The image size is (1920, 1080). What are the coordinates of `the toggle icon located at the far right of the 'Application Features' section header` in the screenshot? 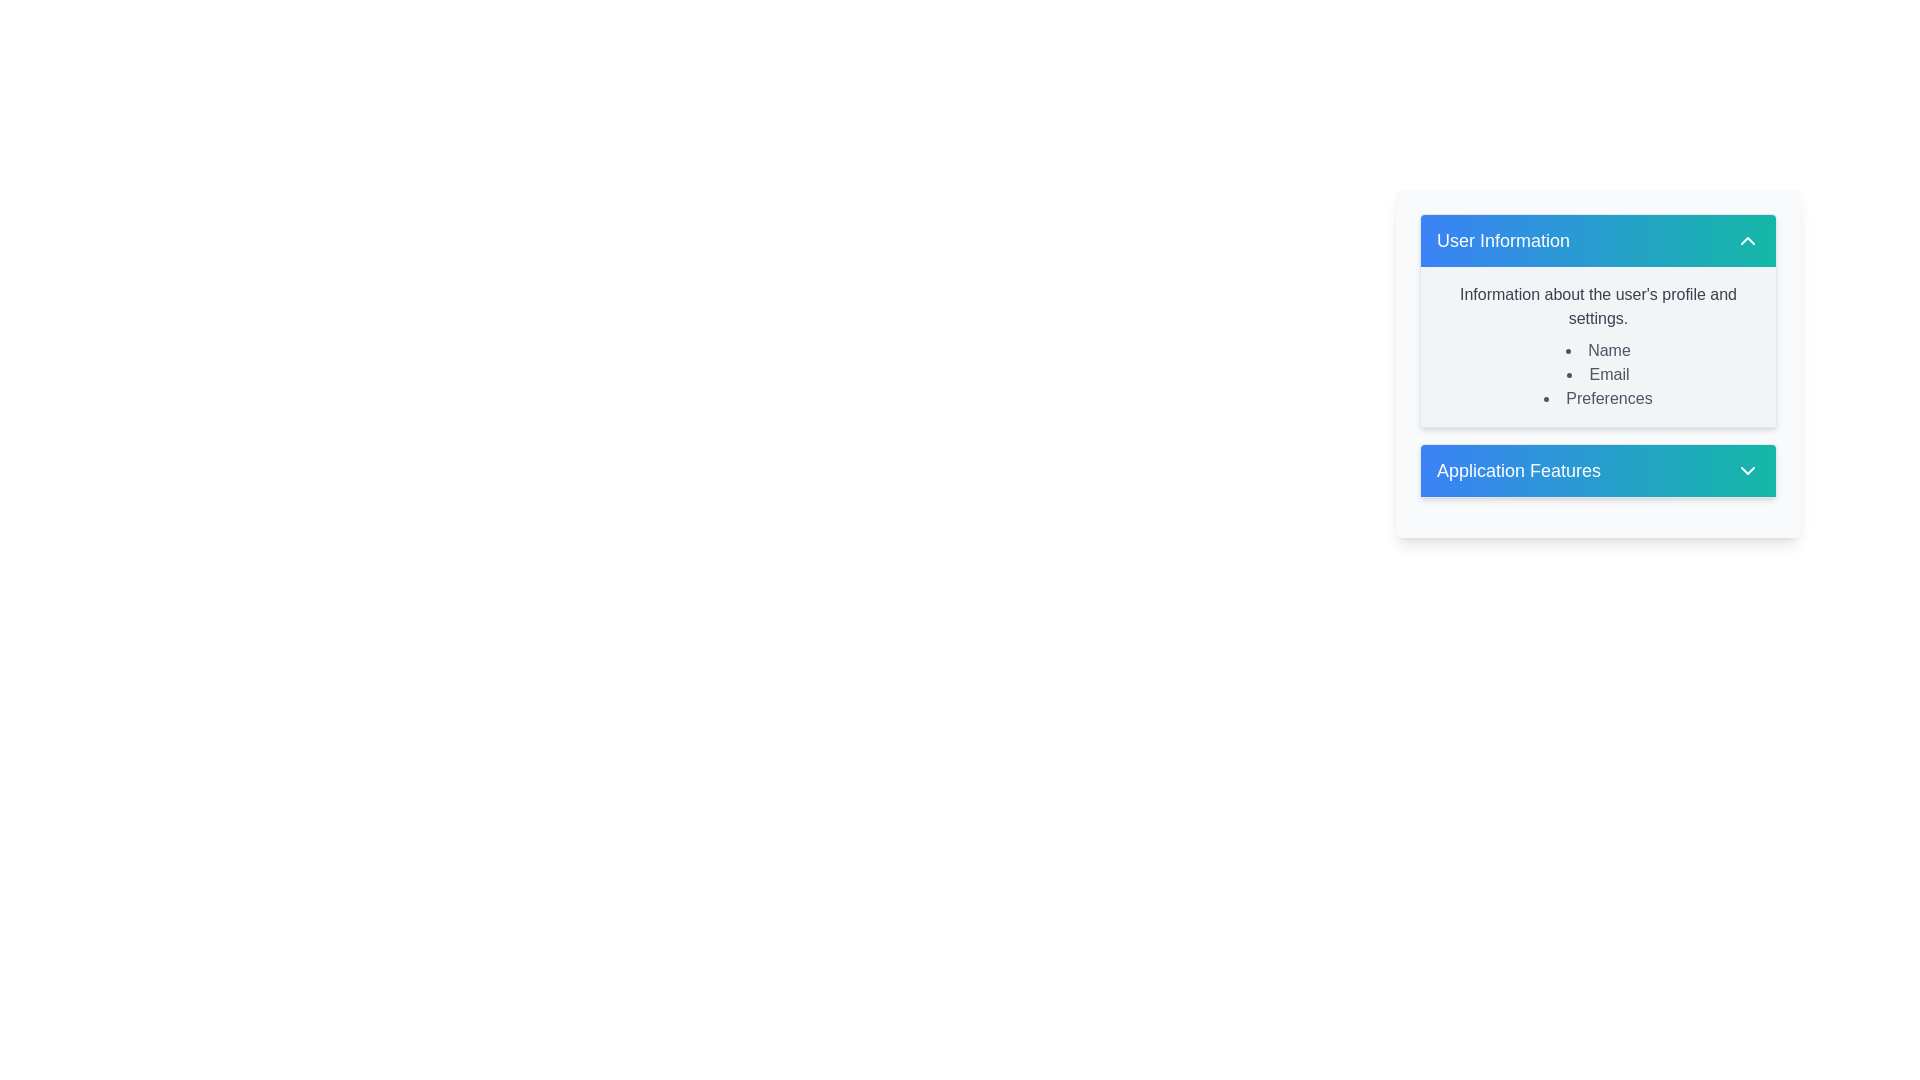 It's located at (1746, 470).